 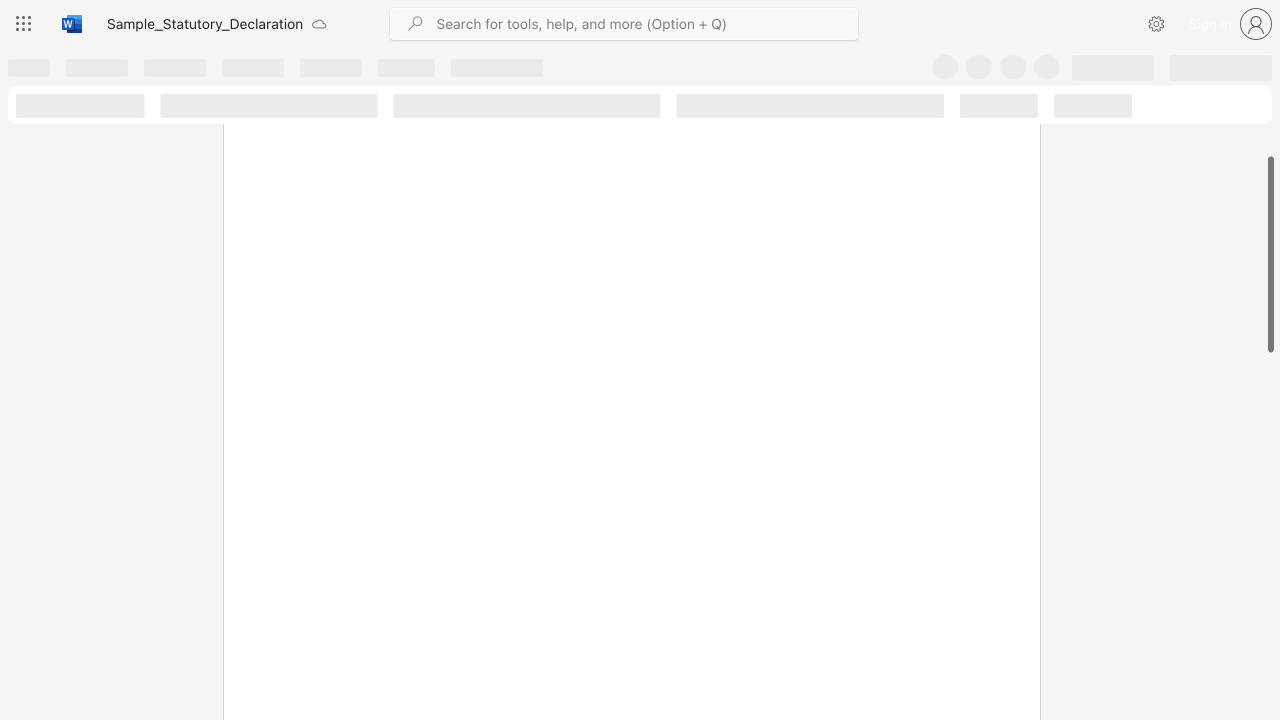 What do you see at coordinates (1269, 253) in the screenshot?
I see `the scrollbar and move up 310 pixels` at bounding box center [1269, 253].